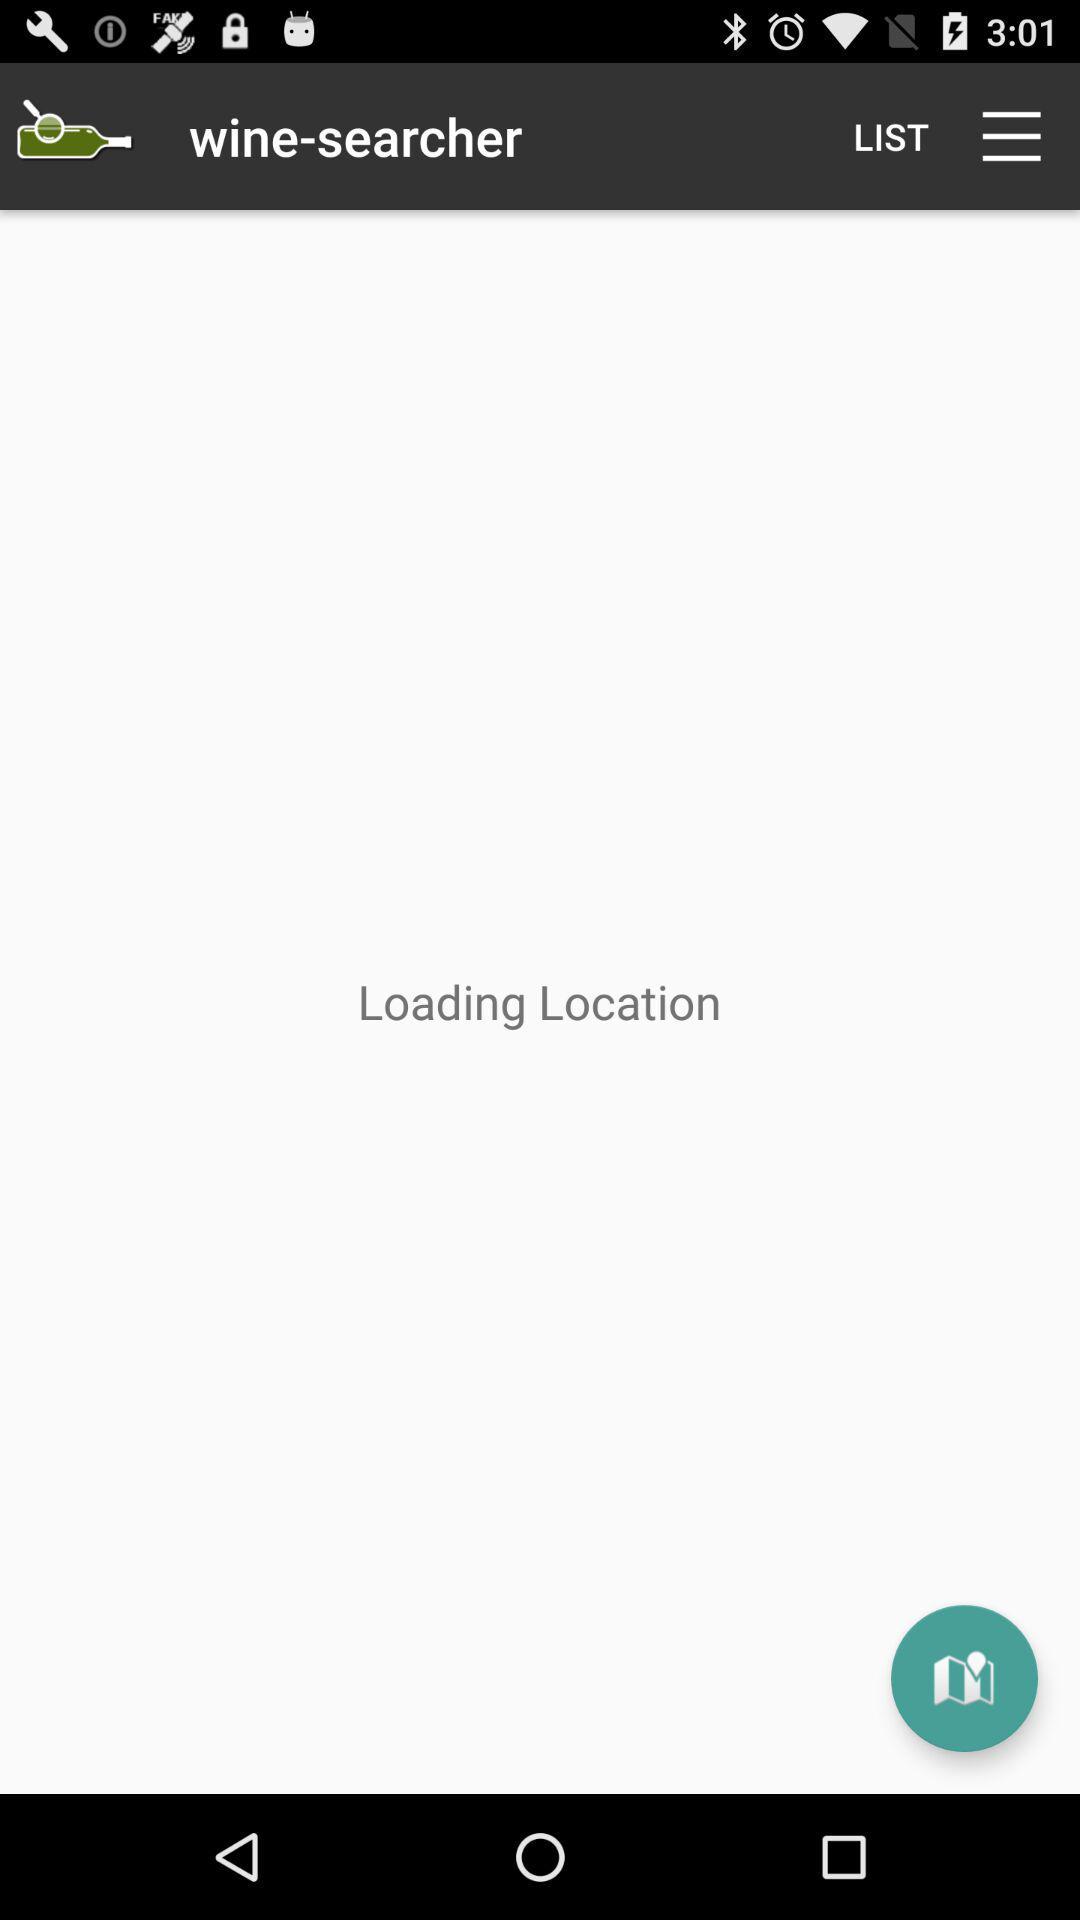  I want to click on icon to the right of list, so click(1017, 135).